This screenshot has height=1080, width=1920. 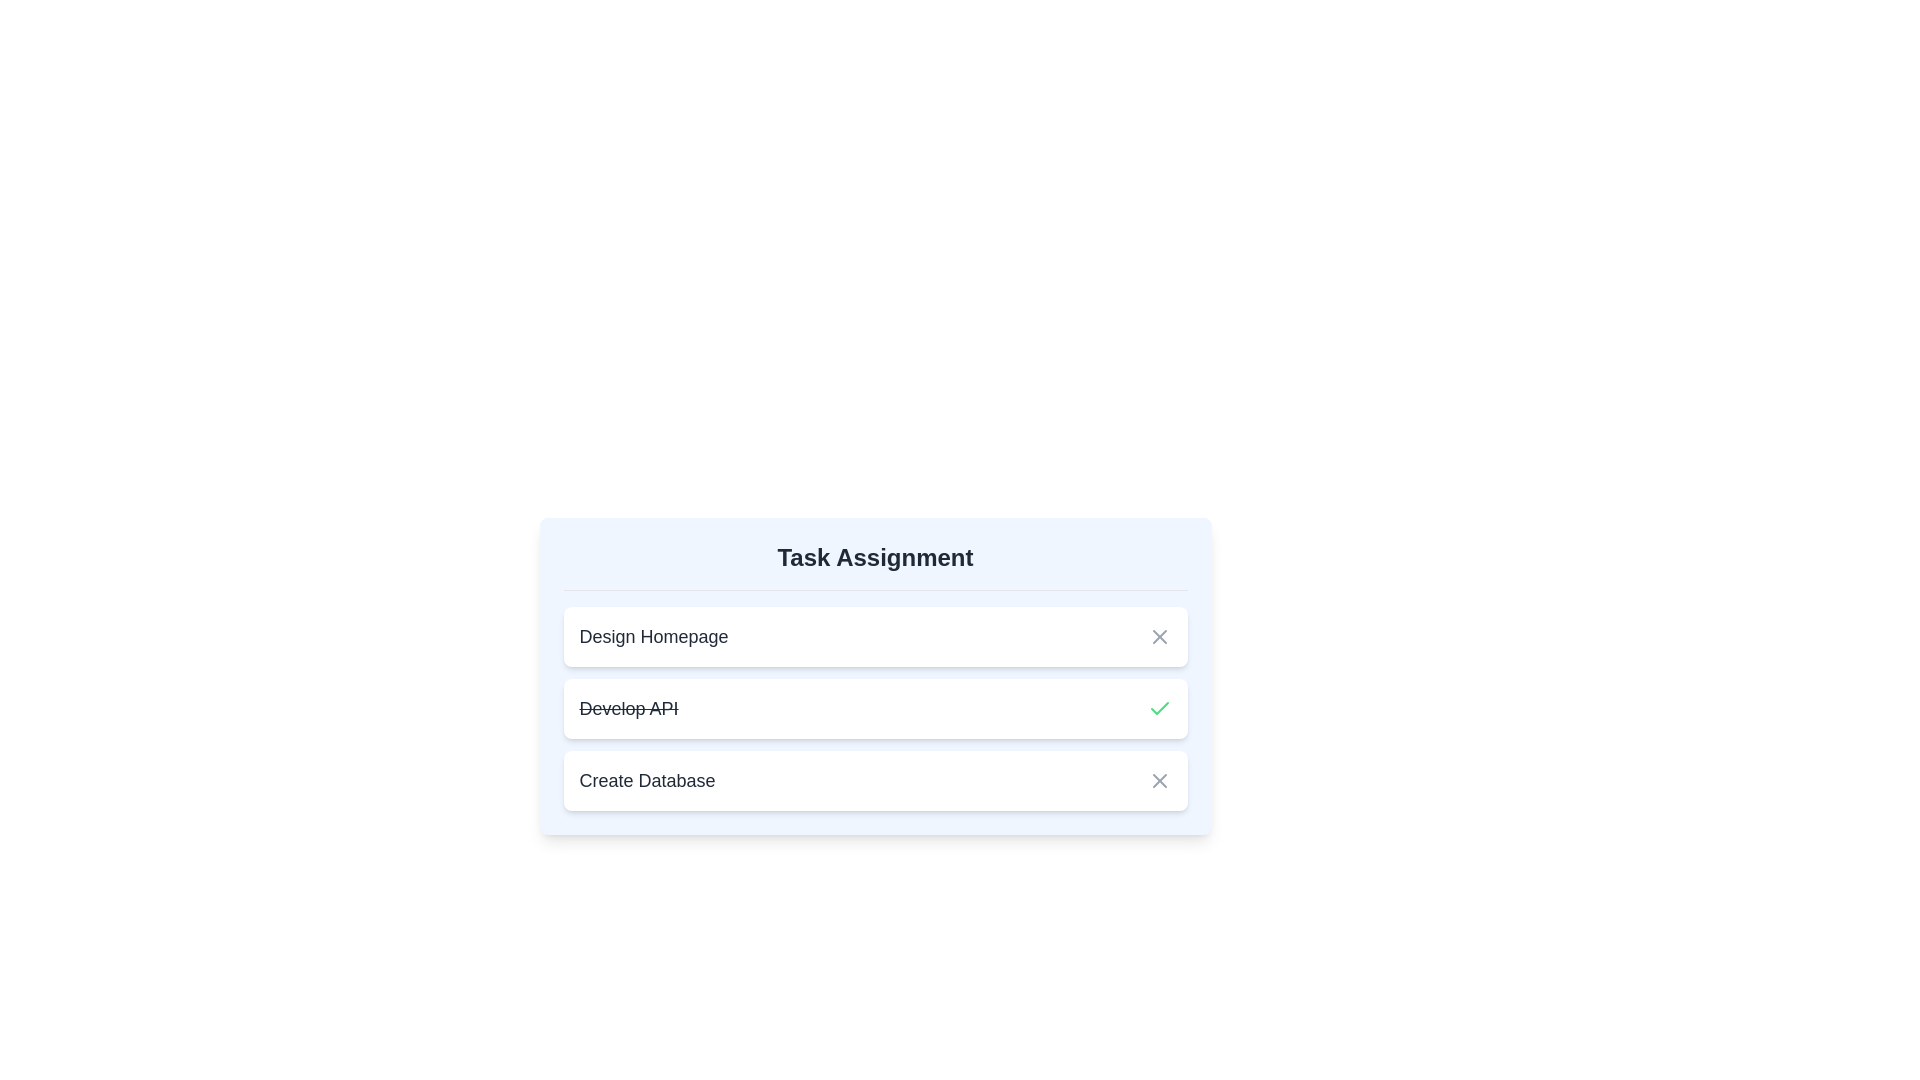 What do you see at coordinates (1159, 707) in the screenshot?
I see `the green checkmark icon adjacent to the 'Develop API' text, which indicates completion or approval` at bounding box center [1159, 707].